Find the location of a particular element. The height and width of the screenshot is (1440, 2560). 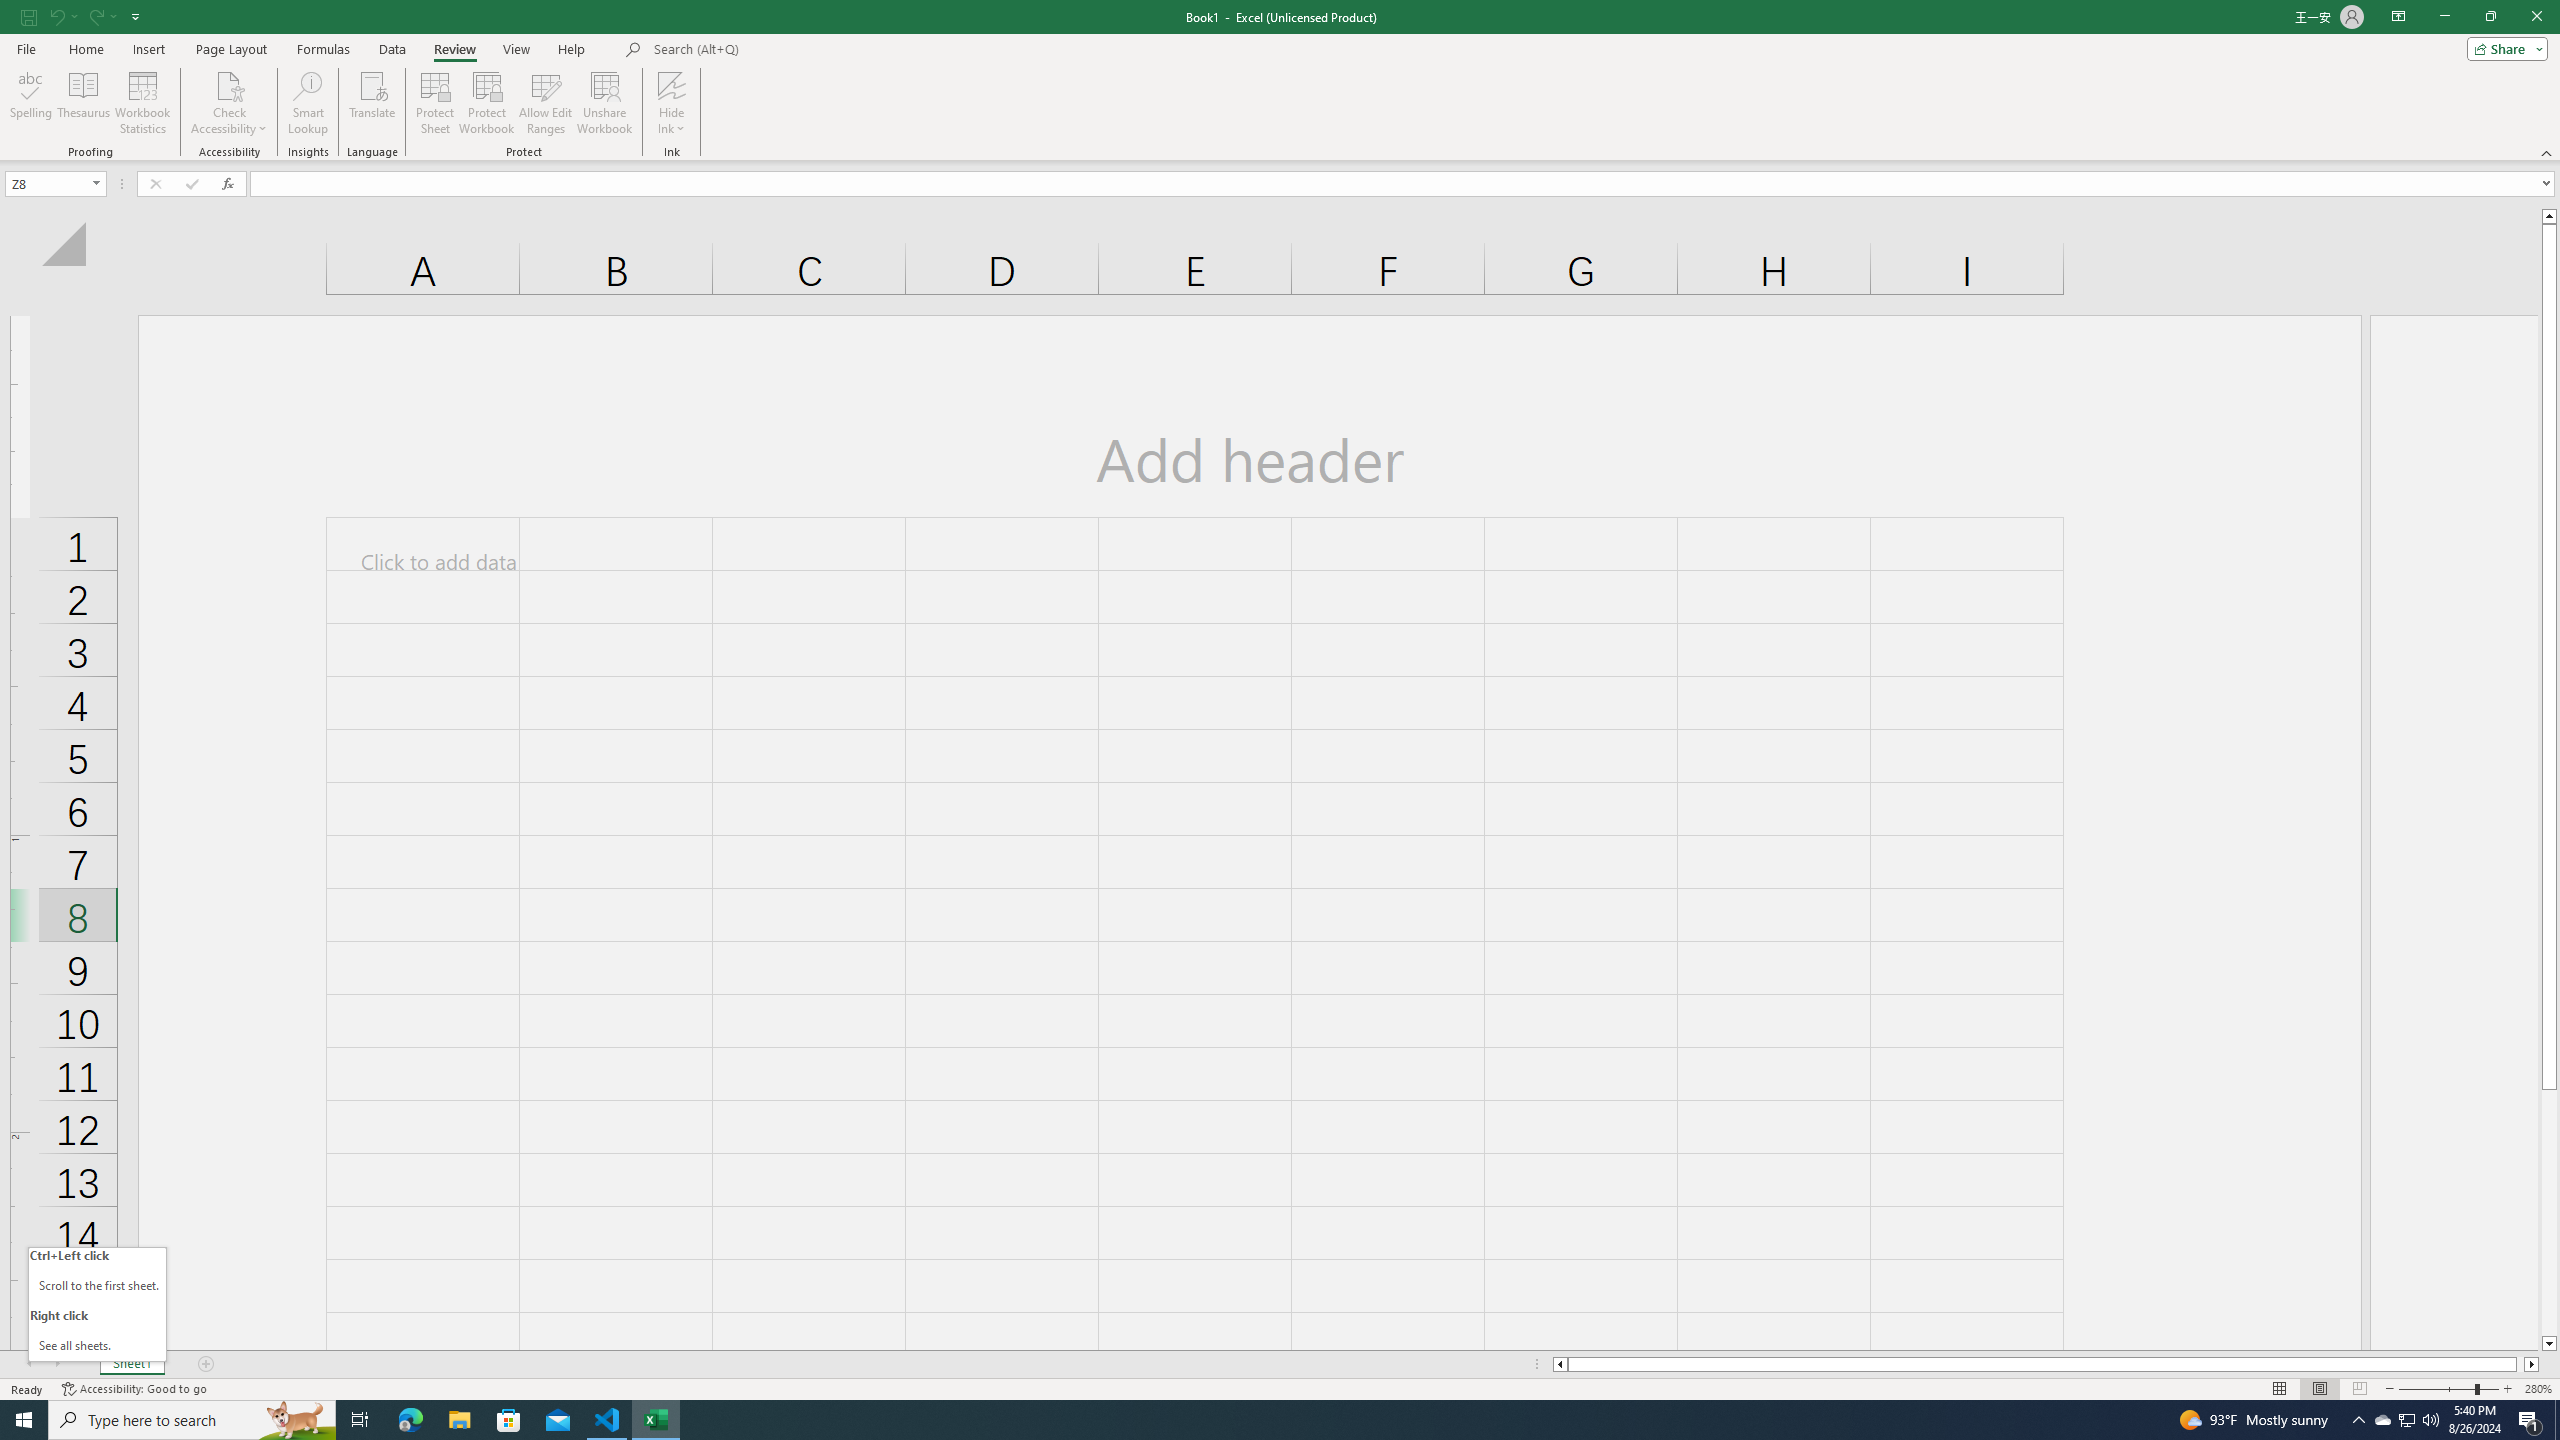

'Unshare Workbook' is located at coordinates (604, 103).